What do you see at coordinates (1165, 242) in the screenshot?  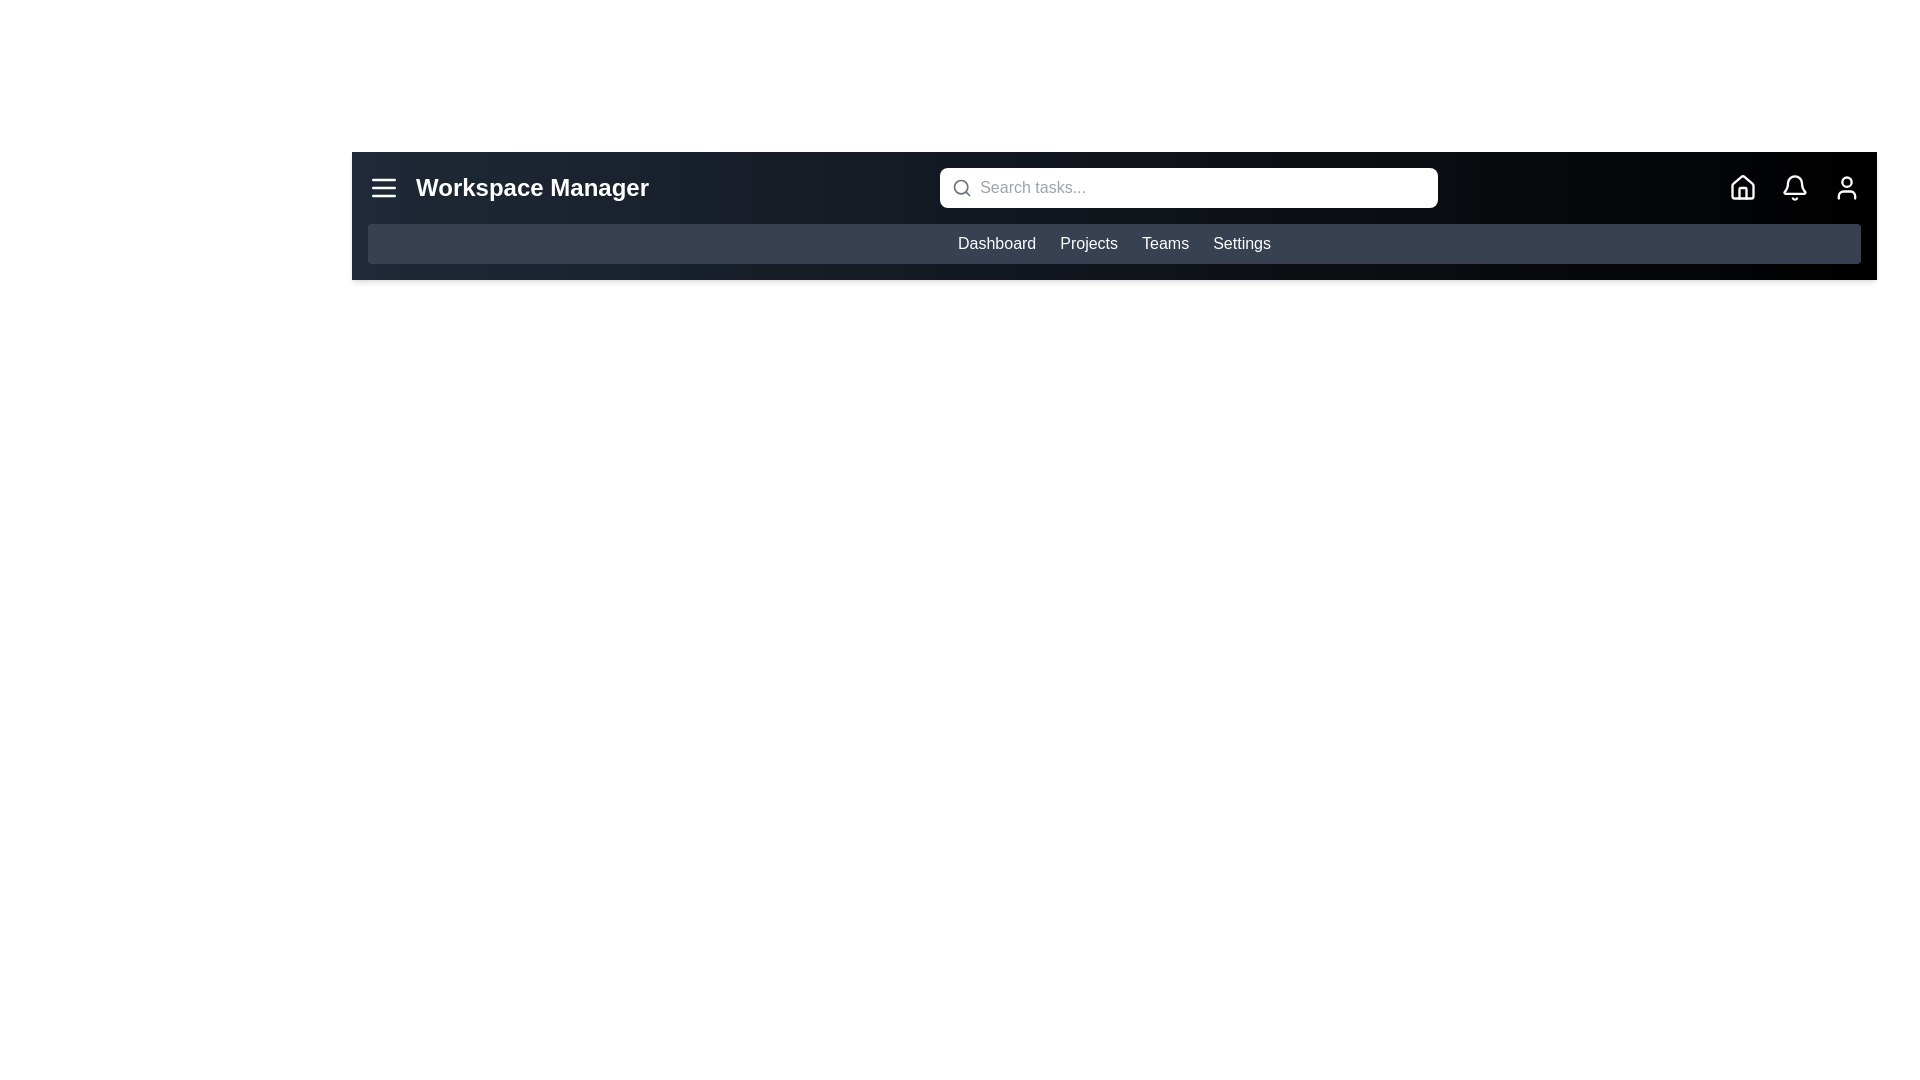 I see `the Teams link to navigate to the corresponding section` at bounding box center [1165, 242].